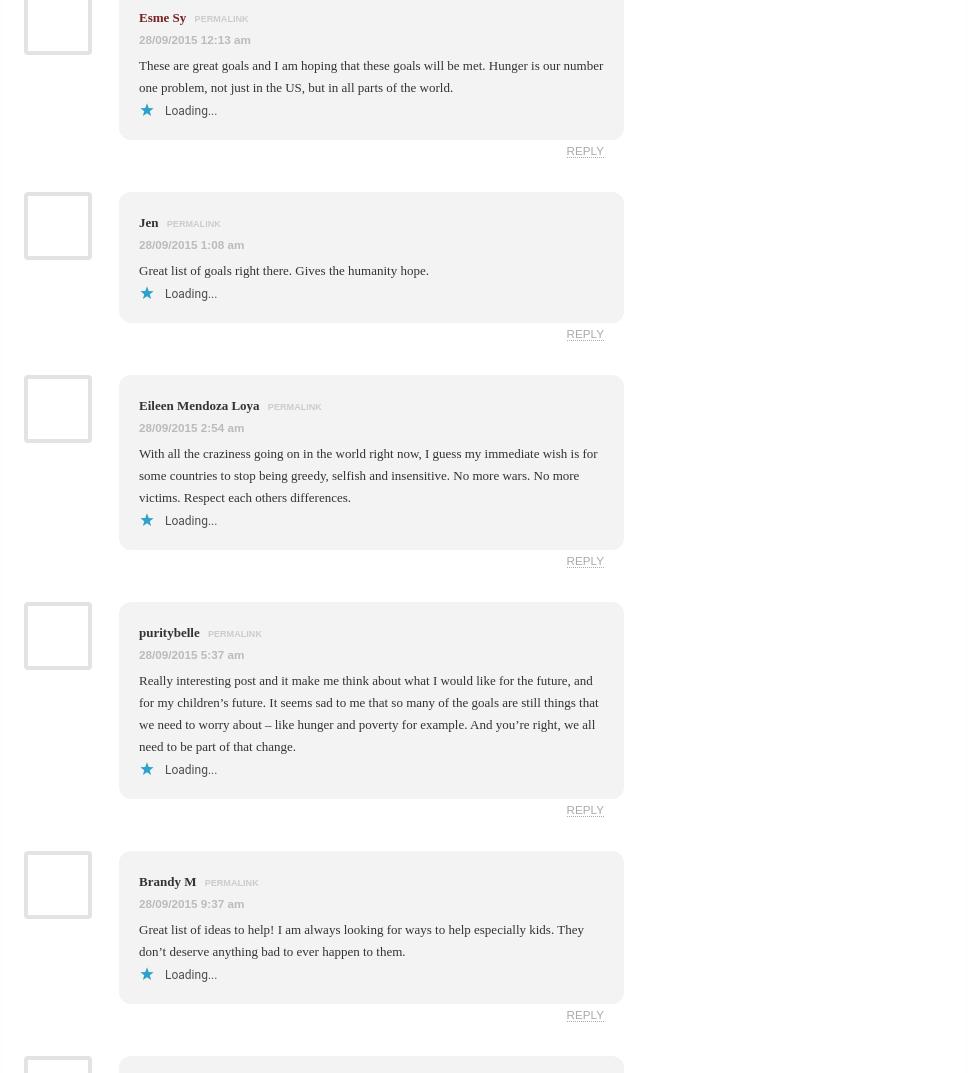 The height and width of the screenshot is (1073, 968). Describe the element at coordinates (191, 426) in the screenshot. I see `'28/09/2015 2:54 am'` at that location.